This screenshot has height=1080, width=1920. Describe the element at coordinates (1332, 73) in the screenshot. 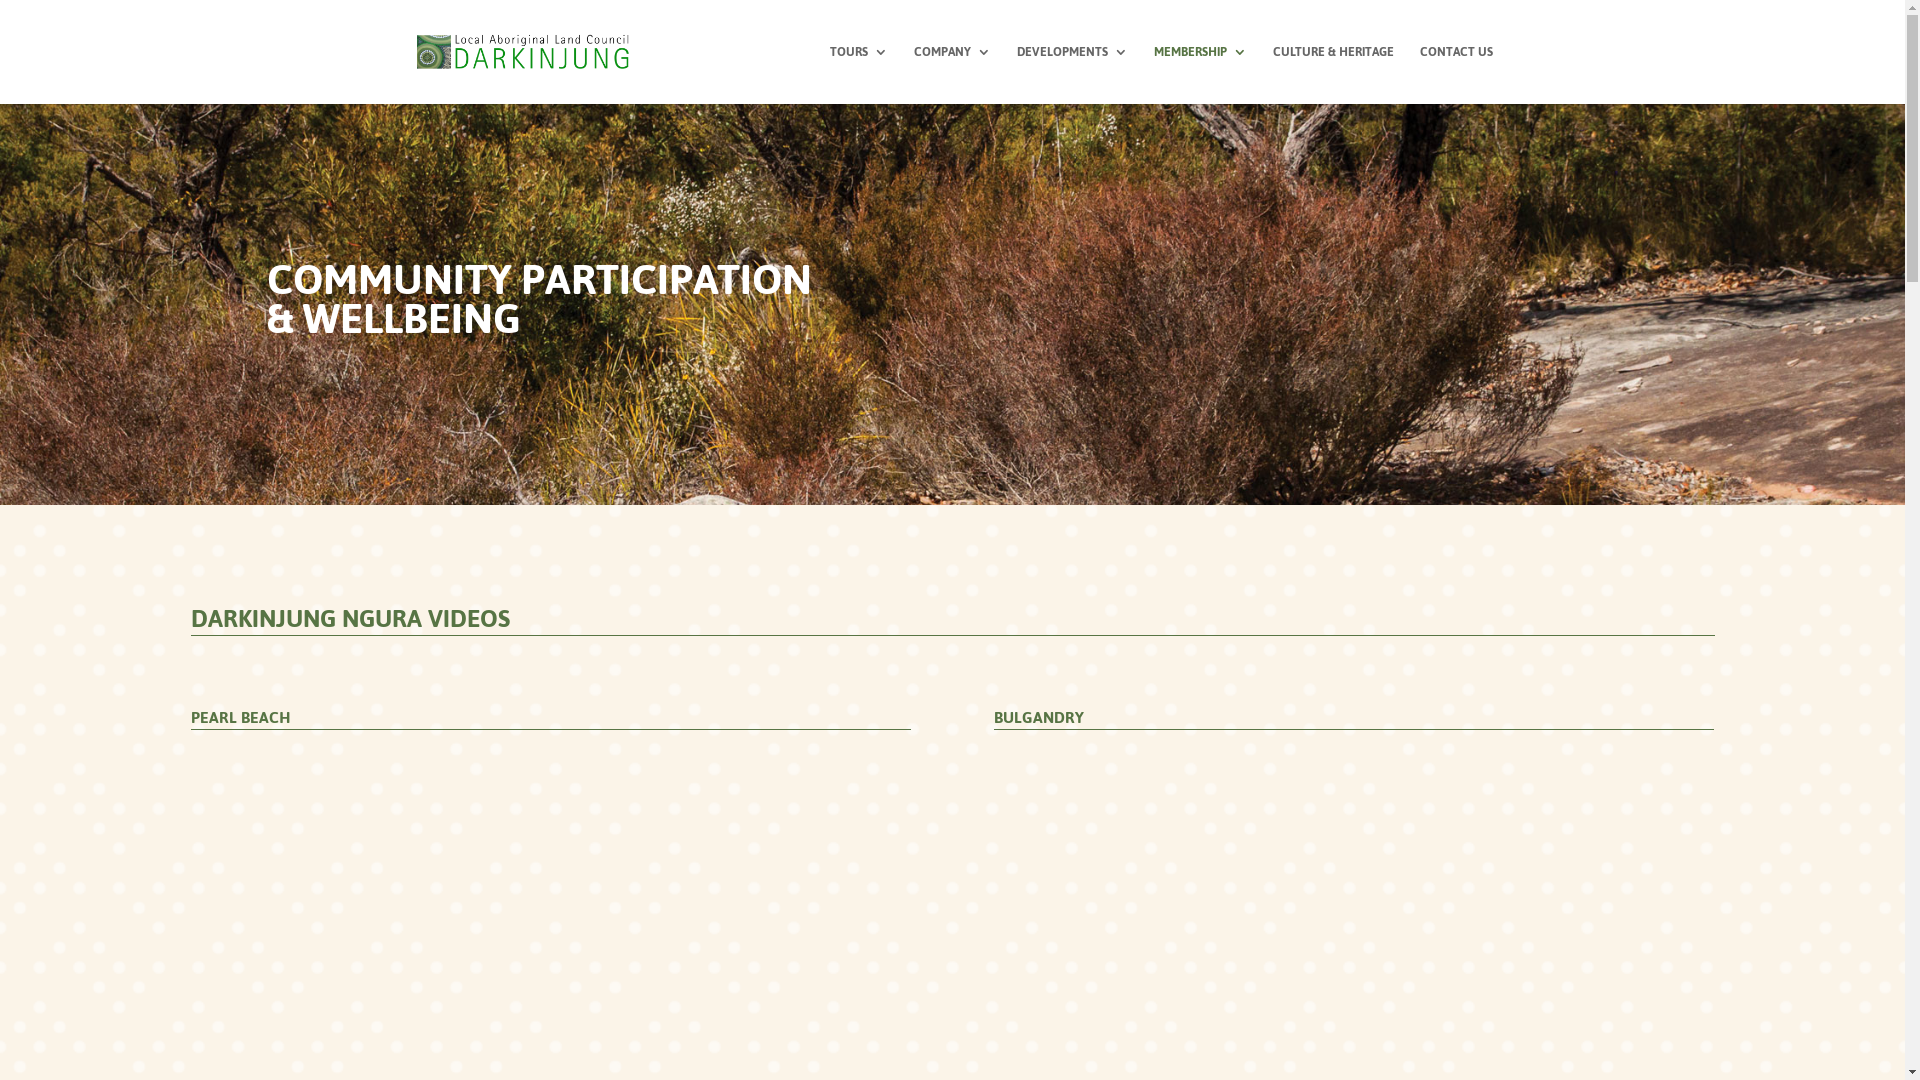

I see `'CULTURE & HERITAGE'` at that location.